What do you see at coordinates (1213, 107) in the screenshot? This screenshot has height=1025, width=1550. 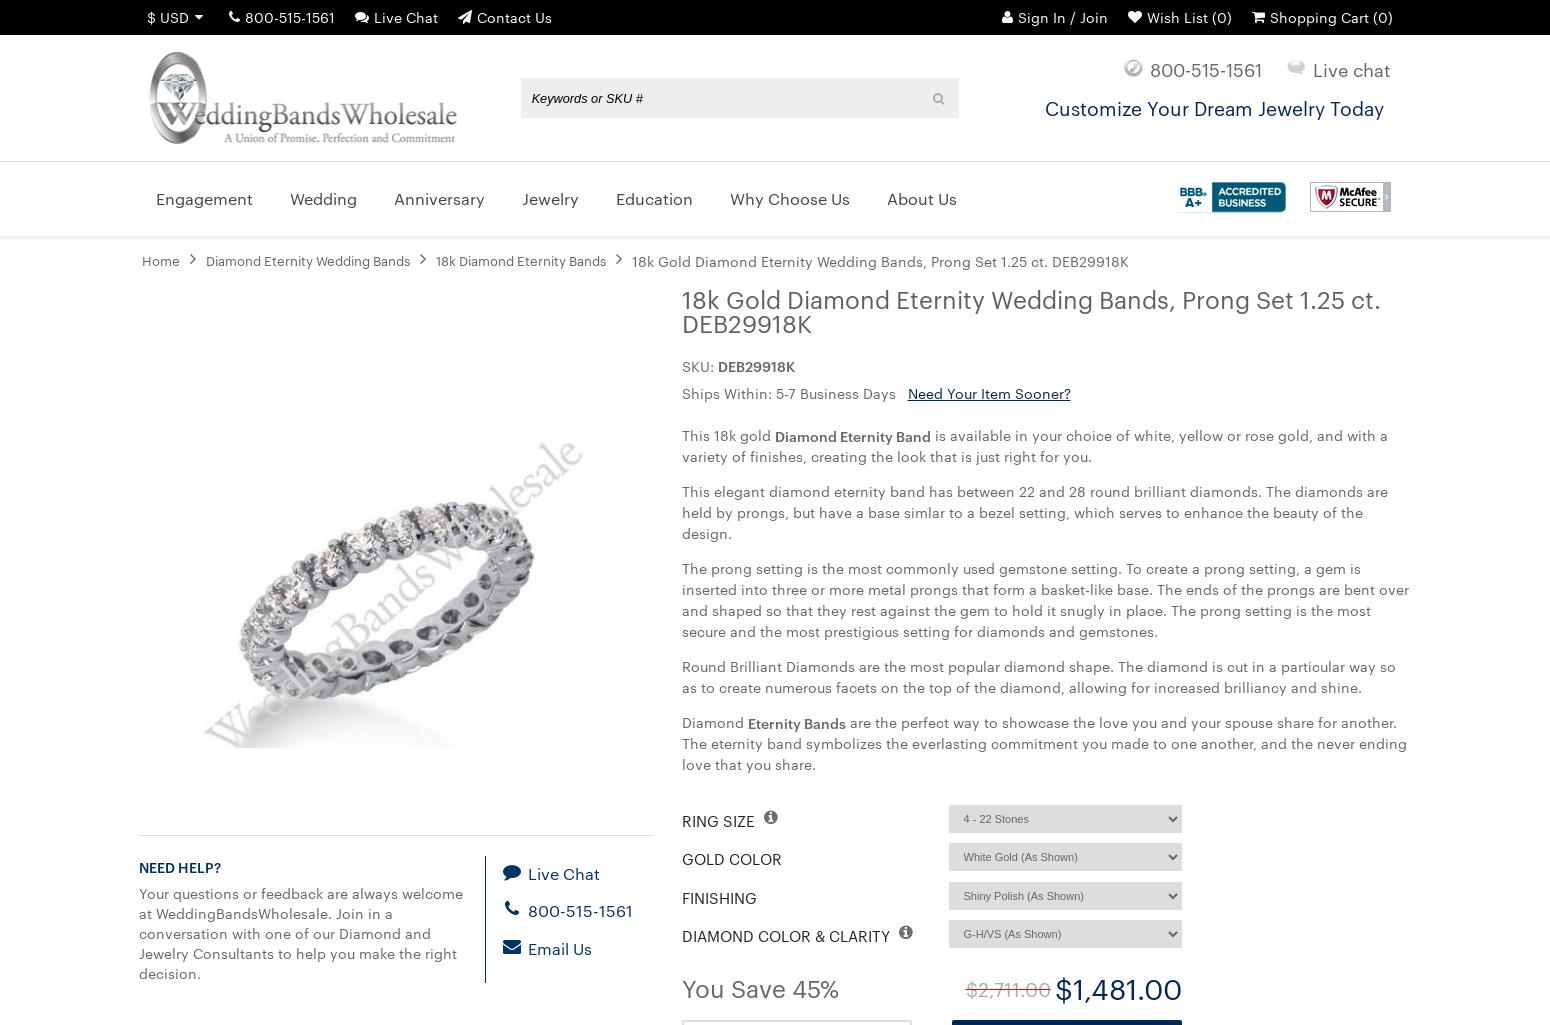 I see `'Customize Your Dream Jewelry Today'` at bounding box center [1213, 107].